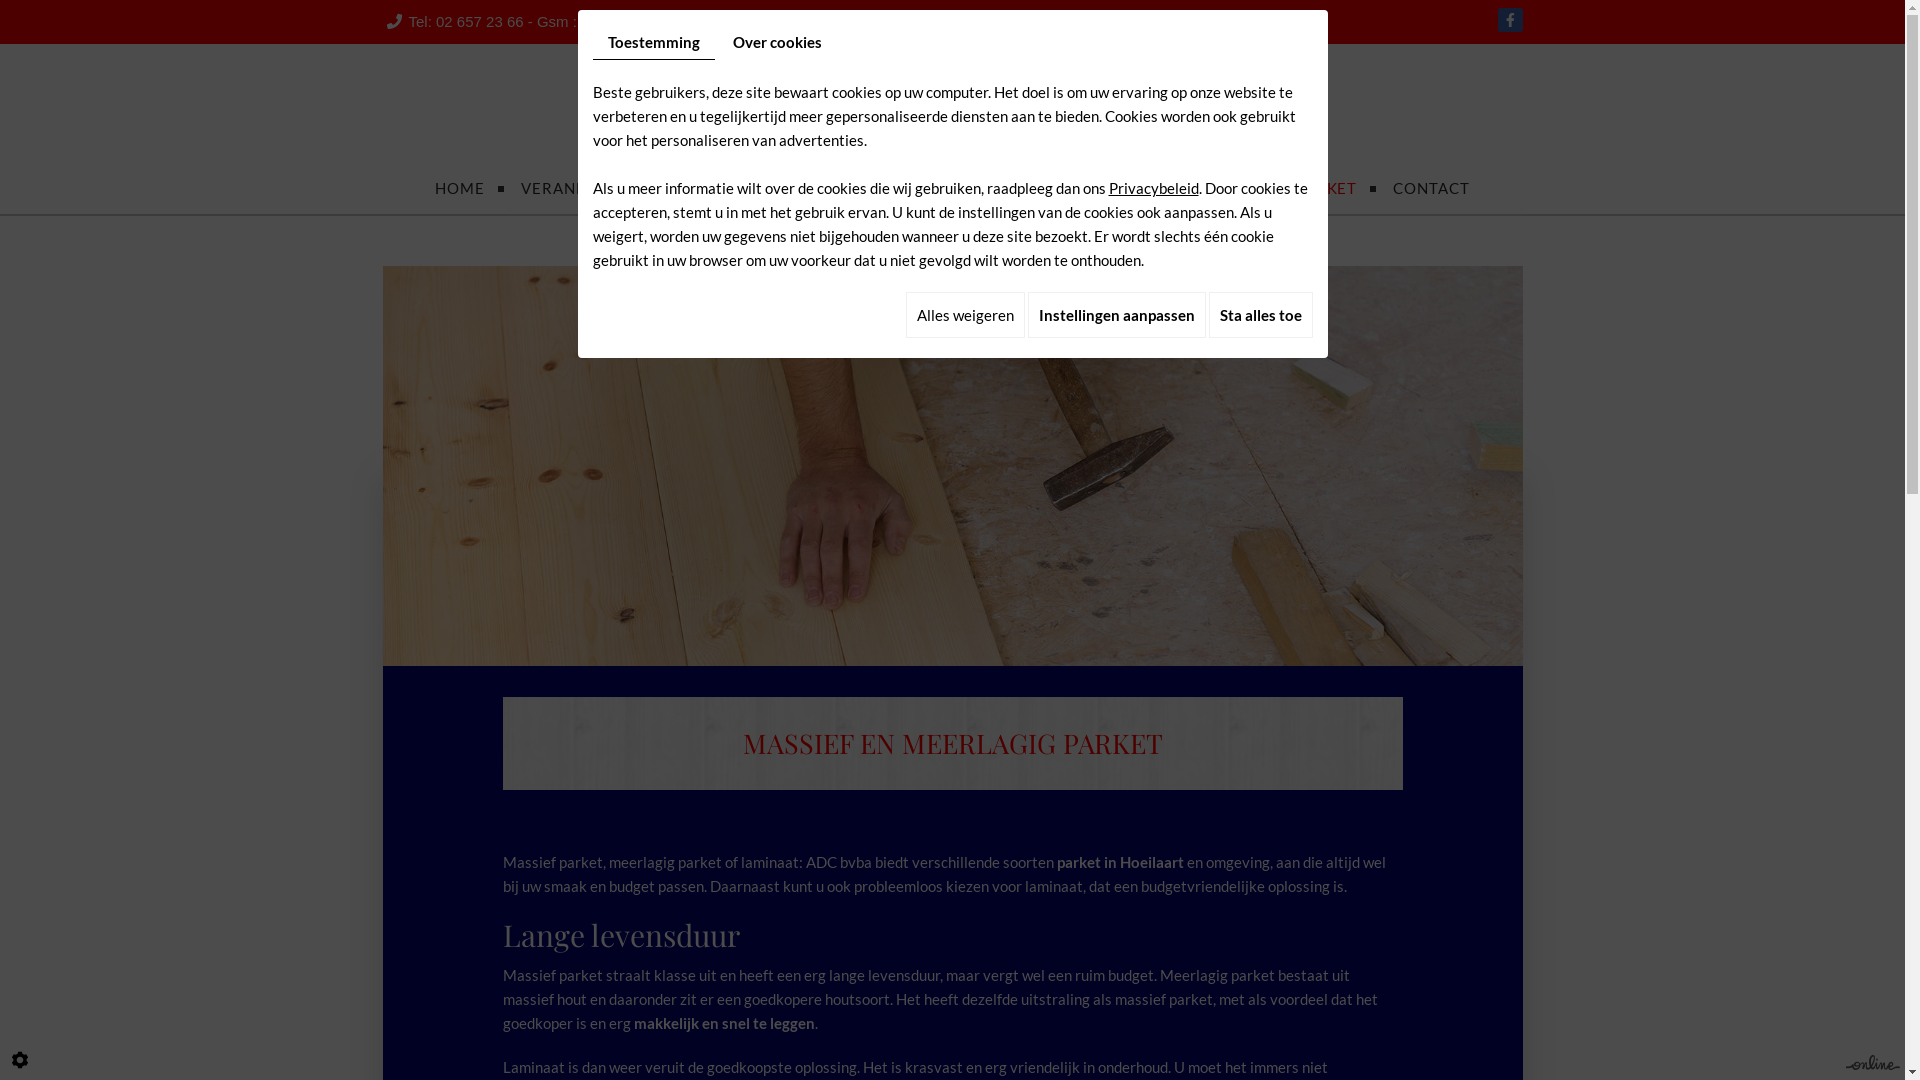 Image resolution: width=1920 pixels, height=1080 pixels. Describe the element at coordinates (965, 315) in the screenshot. I see `'Alles weigeren'` at that location.